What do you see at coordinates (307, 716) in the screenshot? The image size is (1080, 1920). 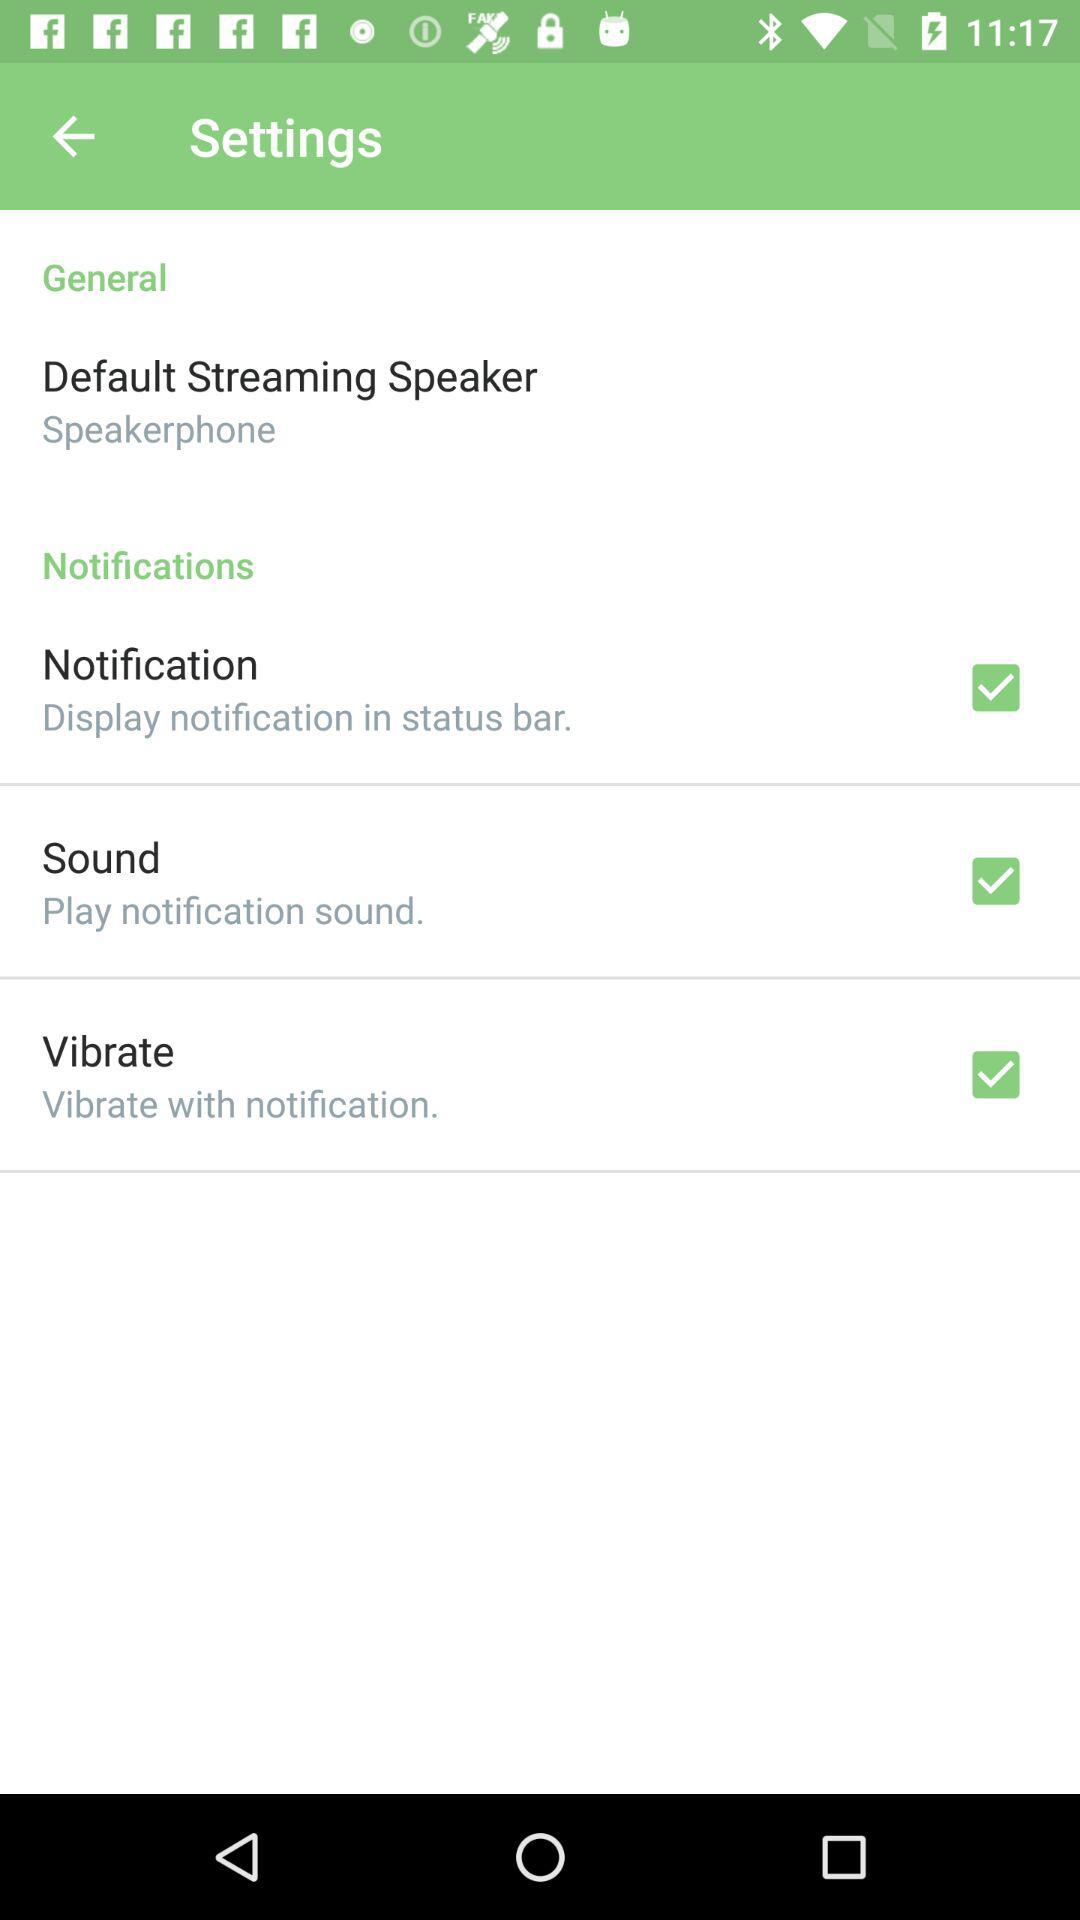 I see `display notification in` at bounding box center [307, 716].